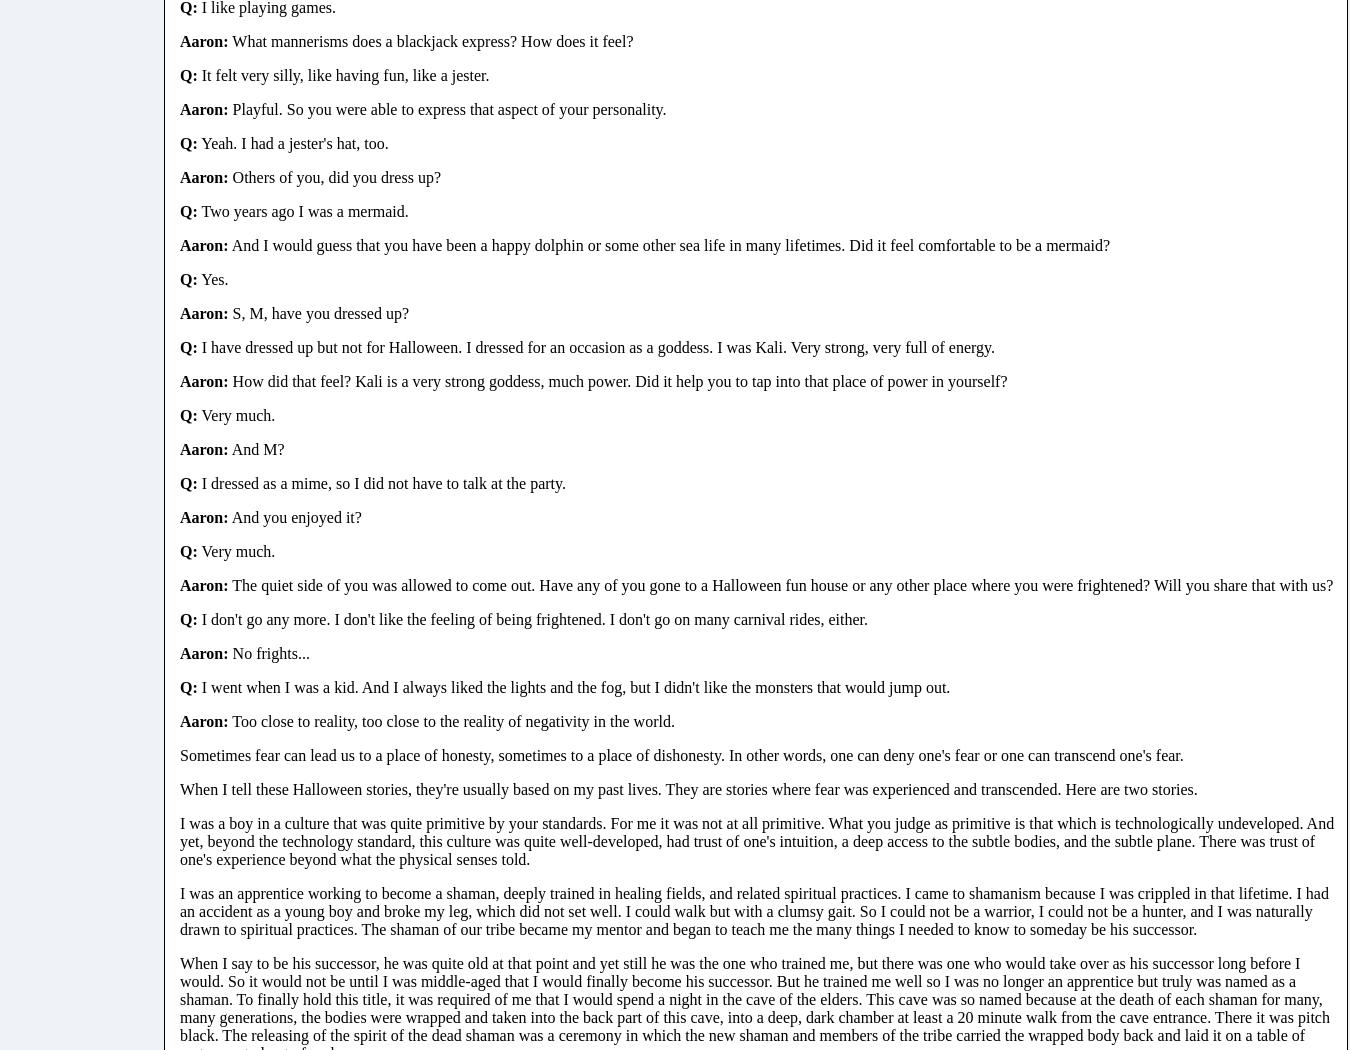 The image size is (1350, 1050). Describe the element at coordinates (680, 754) in the screenshot. I see `'Sometimes fear can lead us to a place of honesty, sometimes to a place of dishonesty. In other words, one can deny one's fear or one can transcend one's fear.'` at that location.